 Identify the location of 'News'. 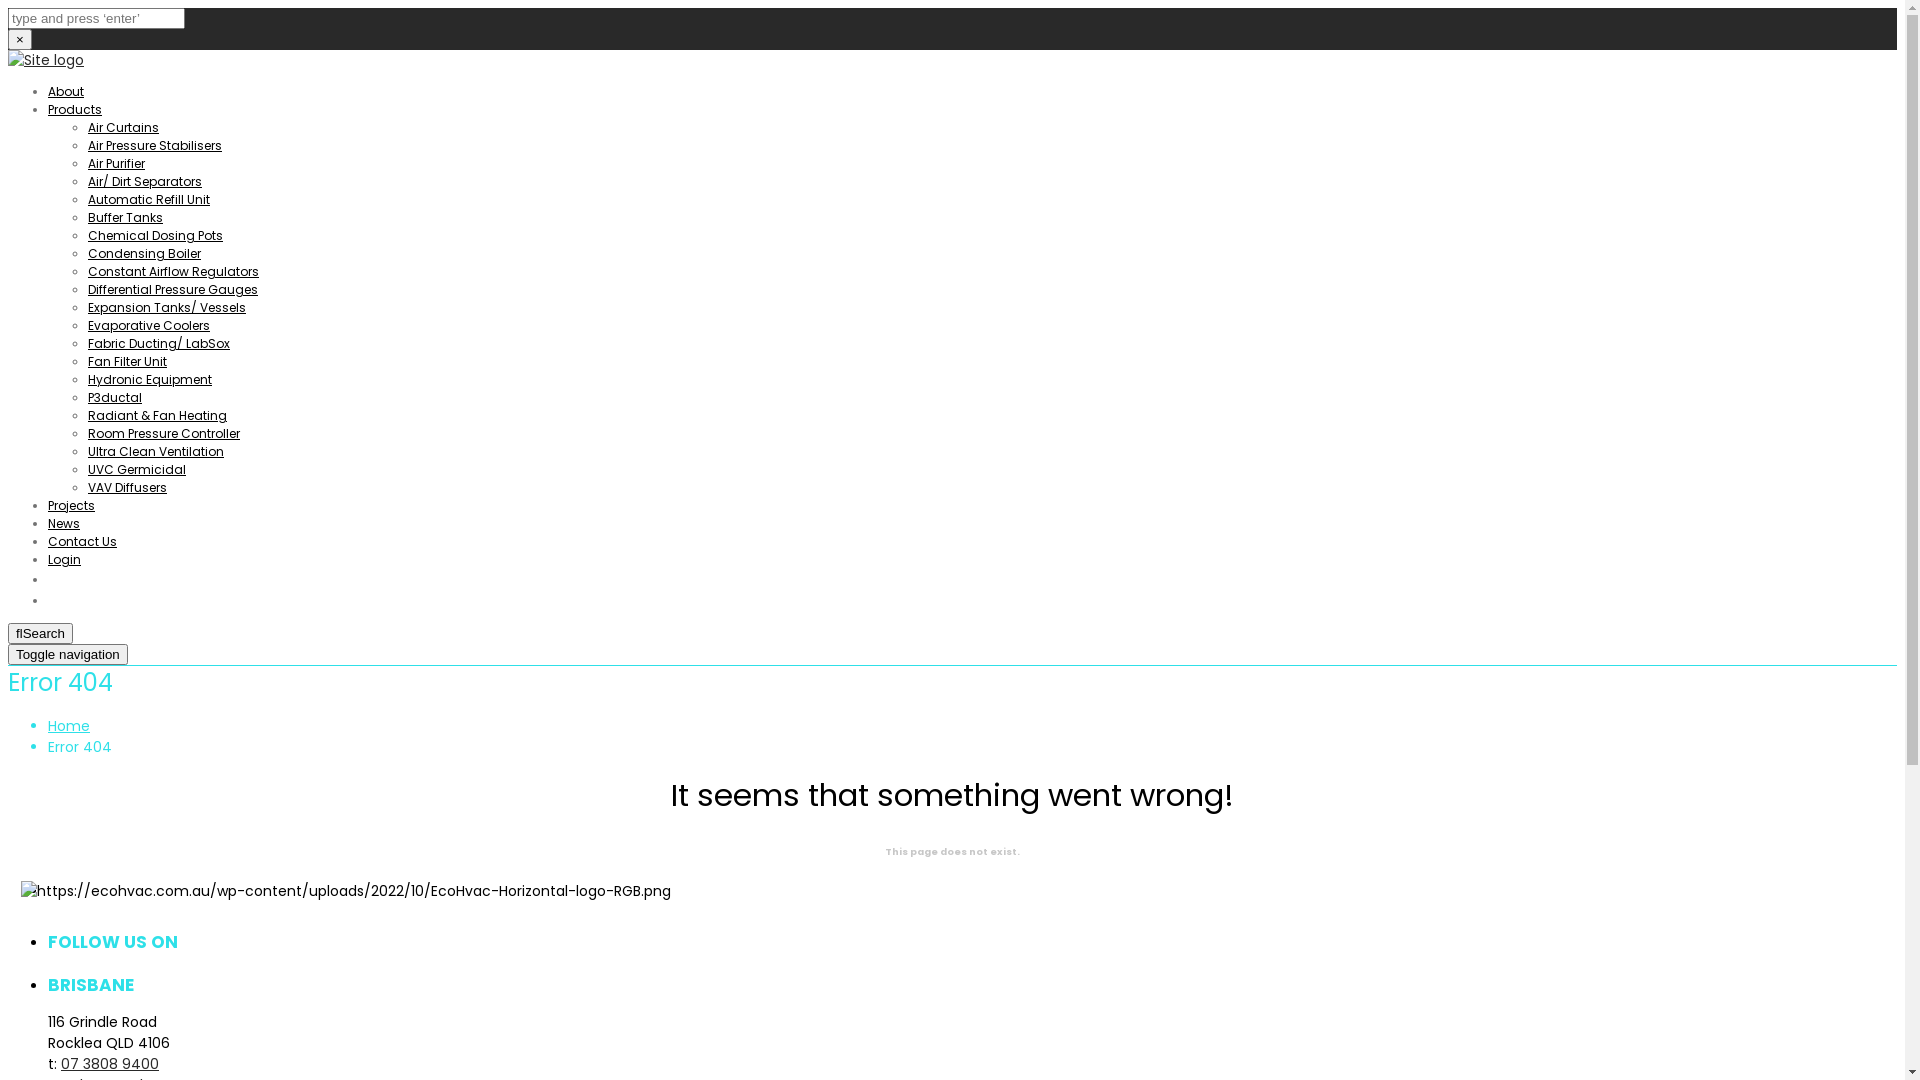
(63, 522).